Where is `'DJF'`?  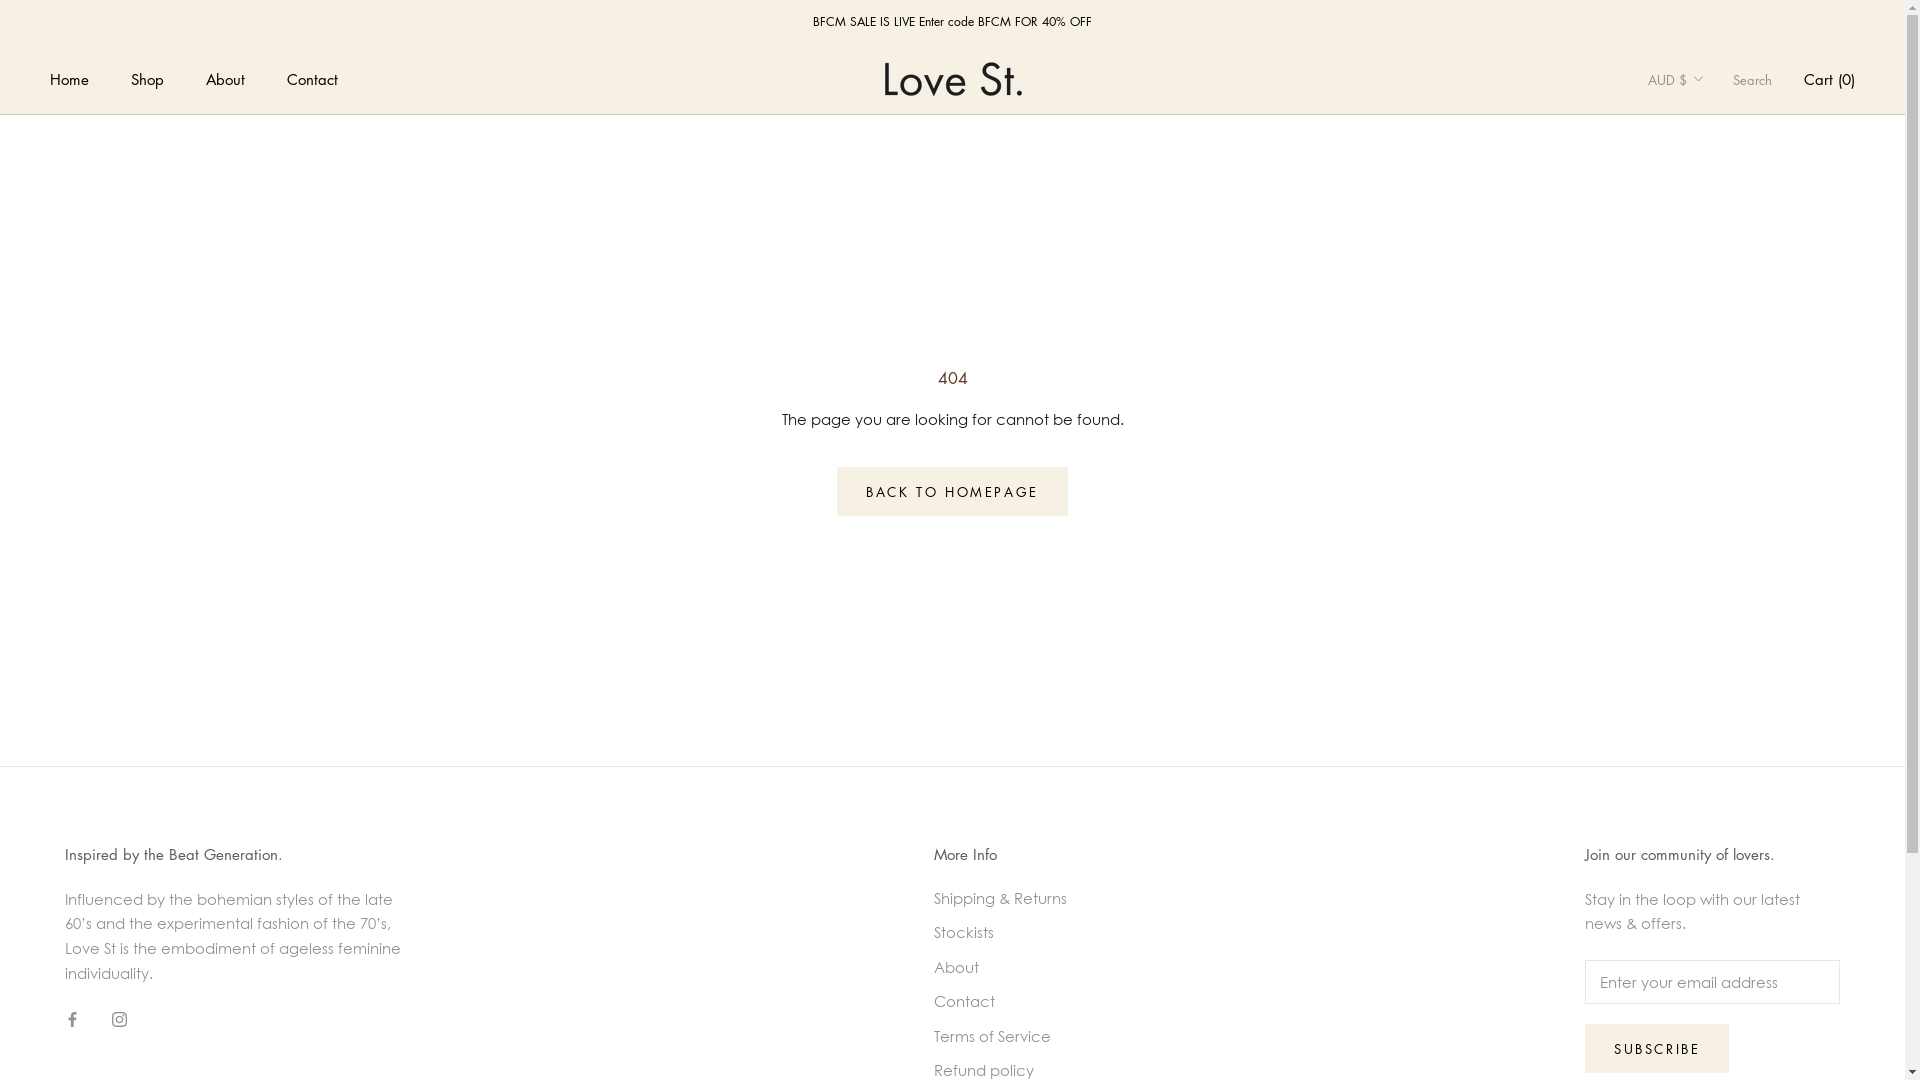 'DJF' is located at coordinates (1707, 911).